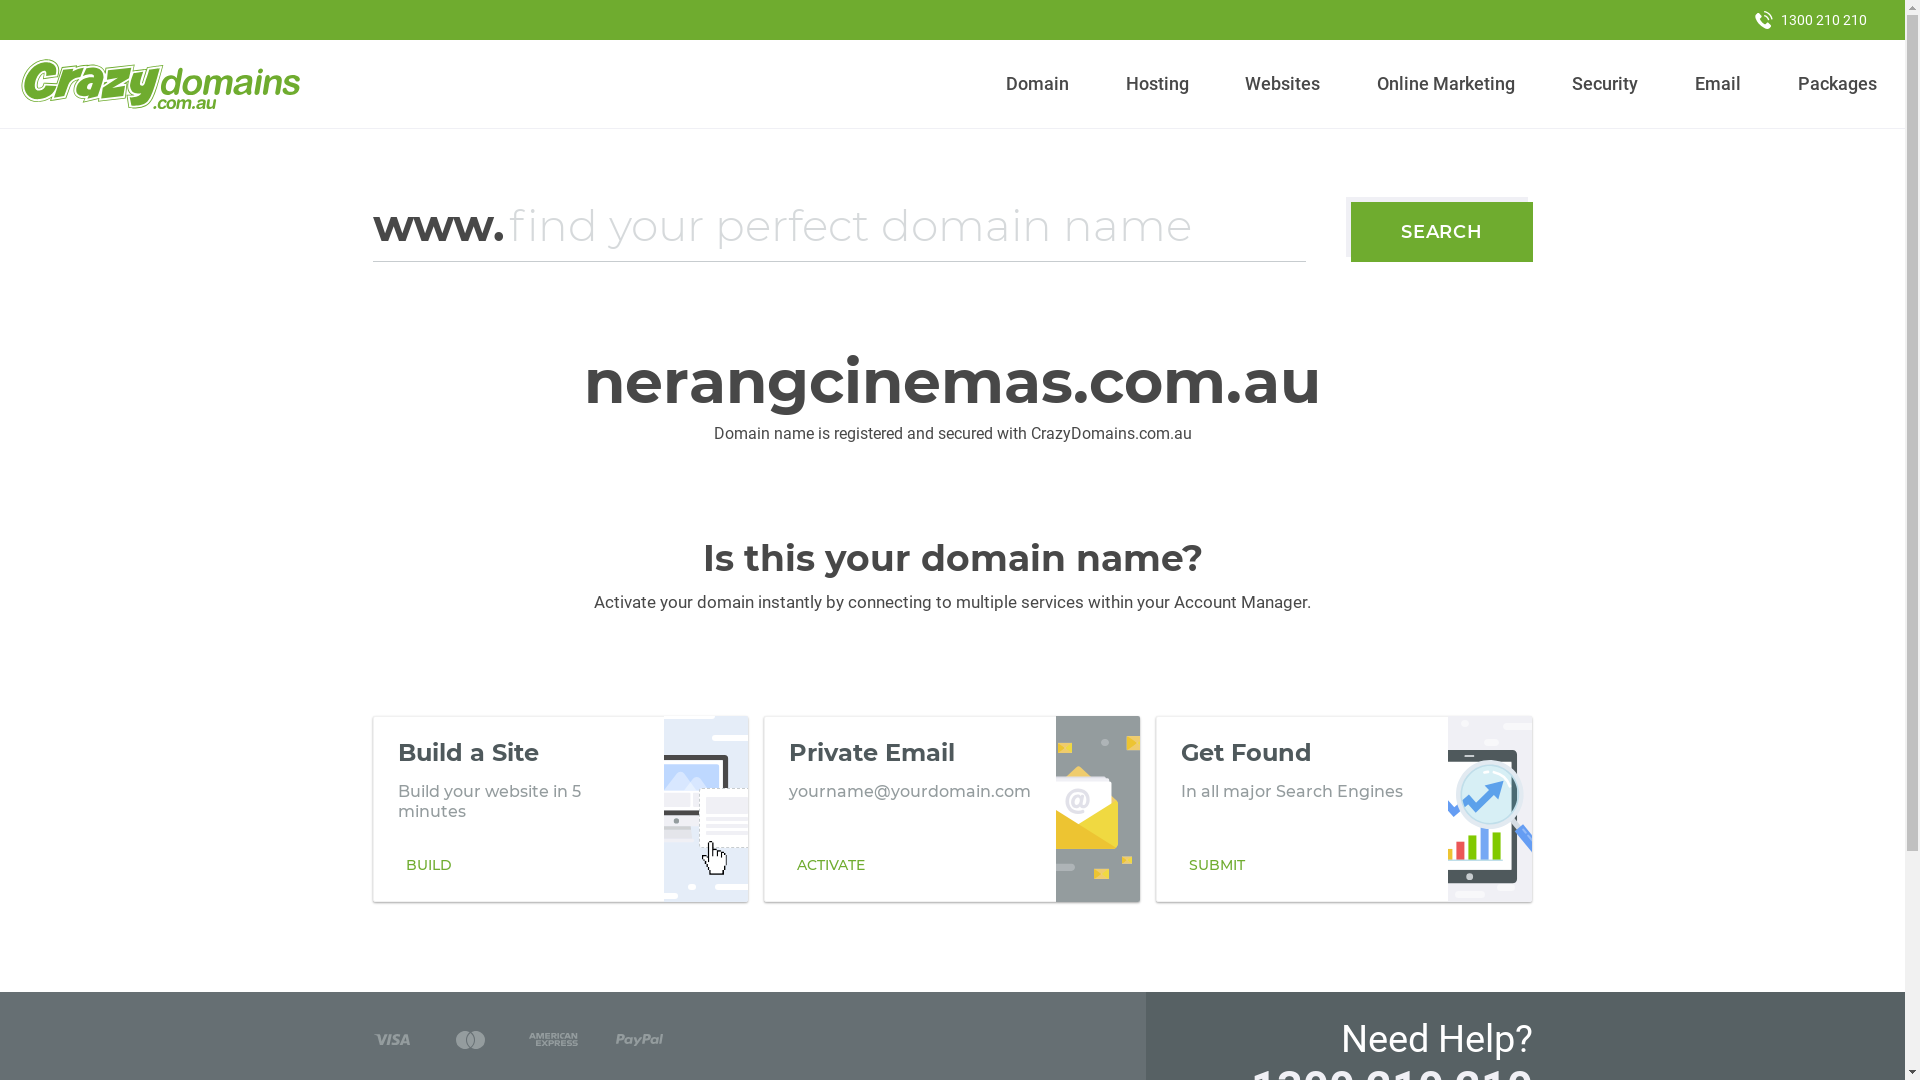  What do you see at coordinates (1837, 83) in the screenshot?
I see `'Packages'` at bounding box center [1837, 83].